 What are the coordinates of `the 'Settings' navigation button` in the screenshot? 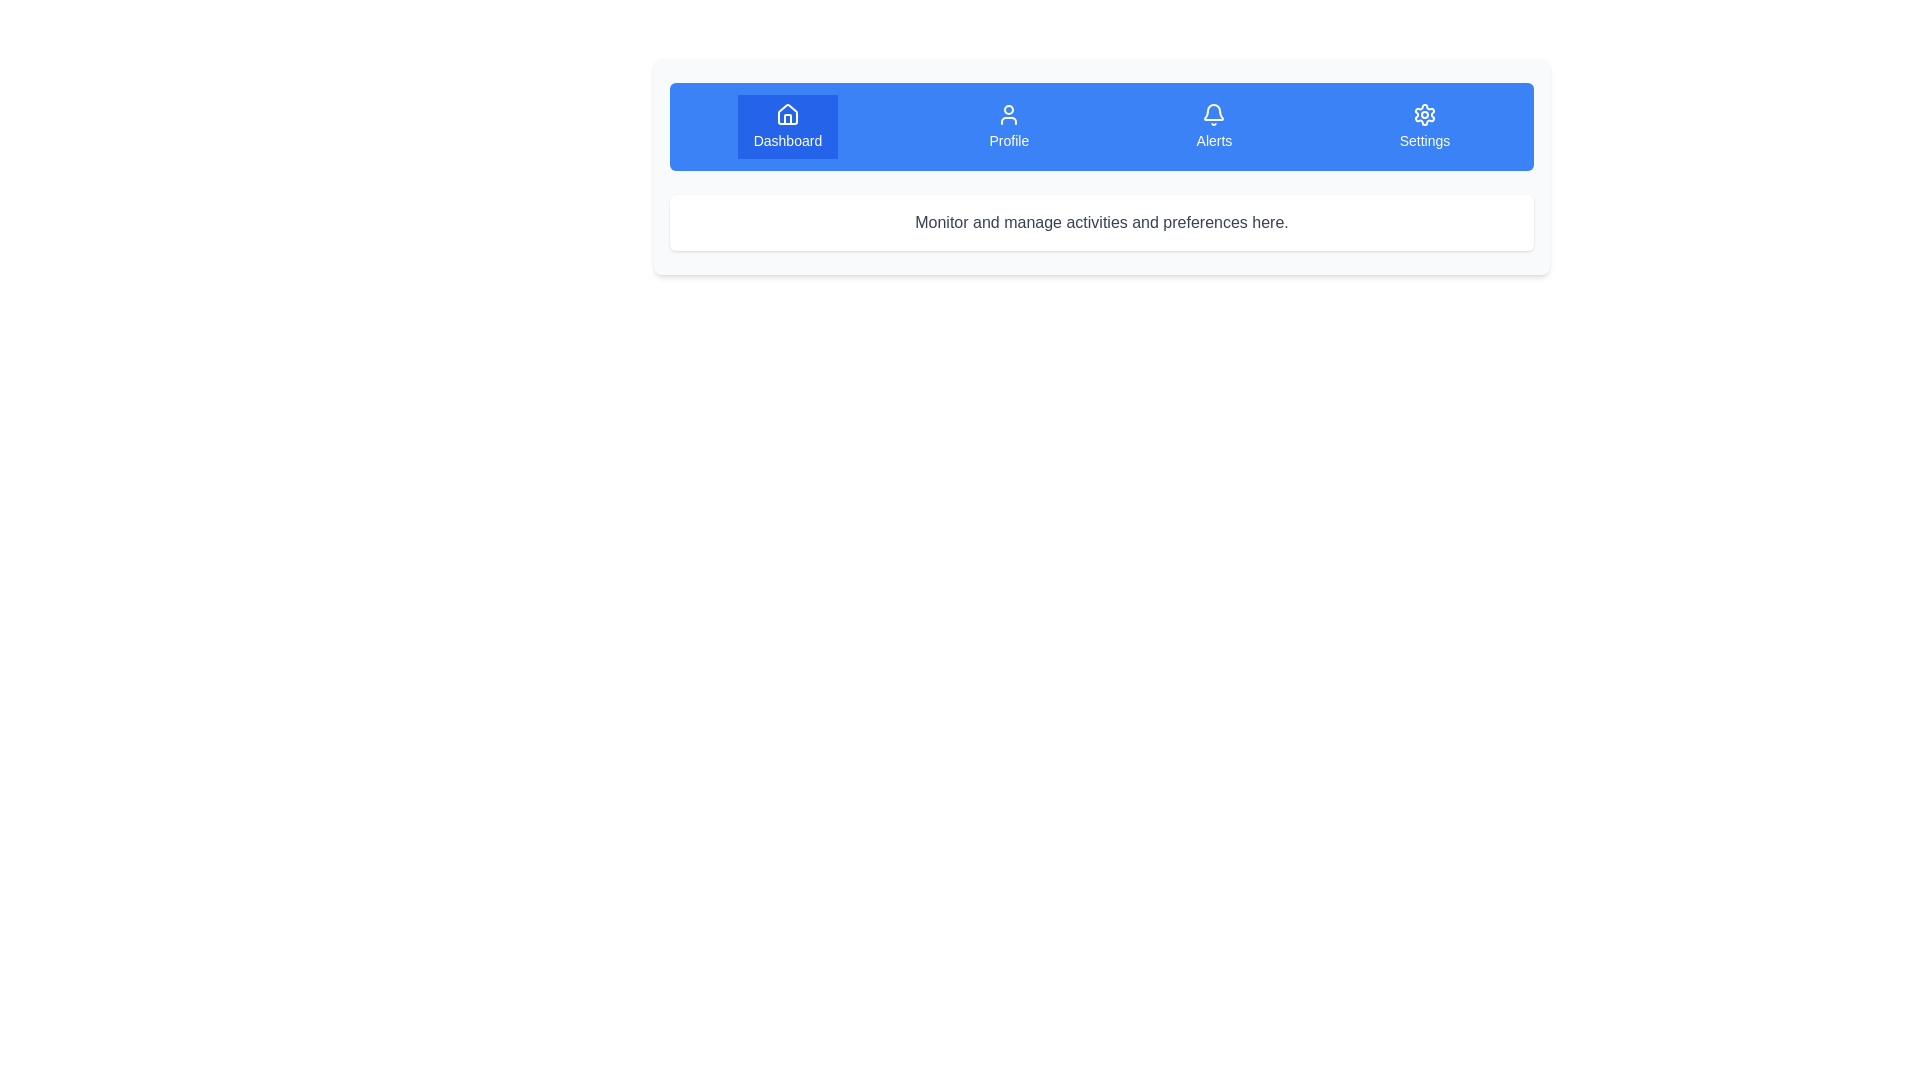 It's located at (1424, 127).